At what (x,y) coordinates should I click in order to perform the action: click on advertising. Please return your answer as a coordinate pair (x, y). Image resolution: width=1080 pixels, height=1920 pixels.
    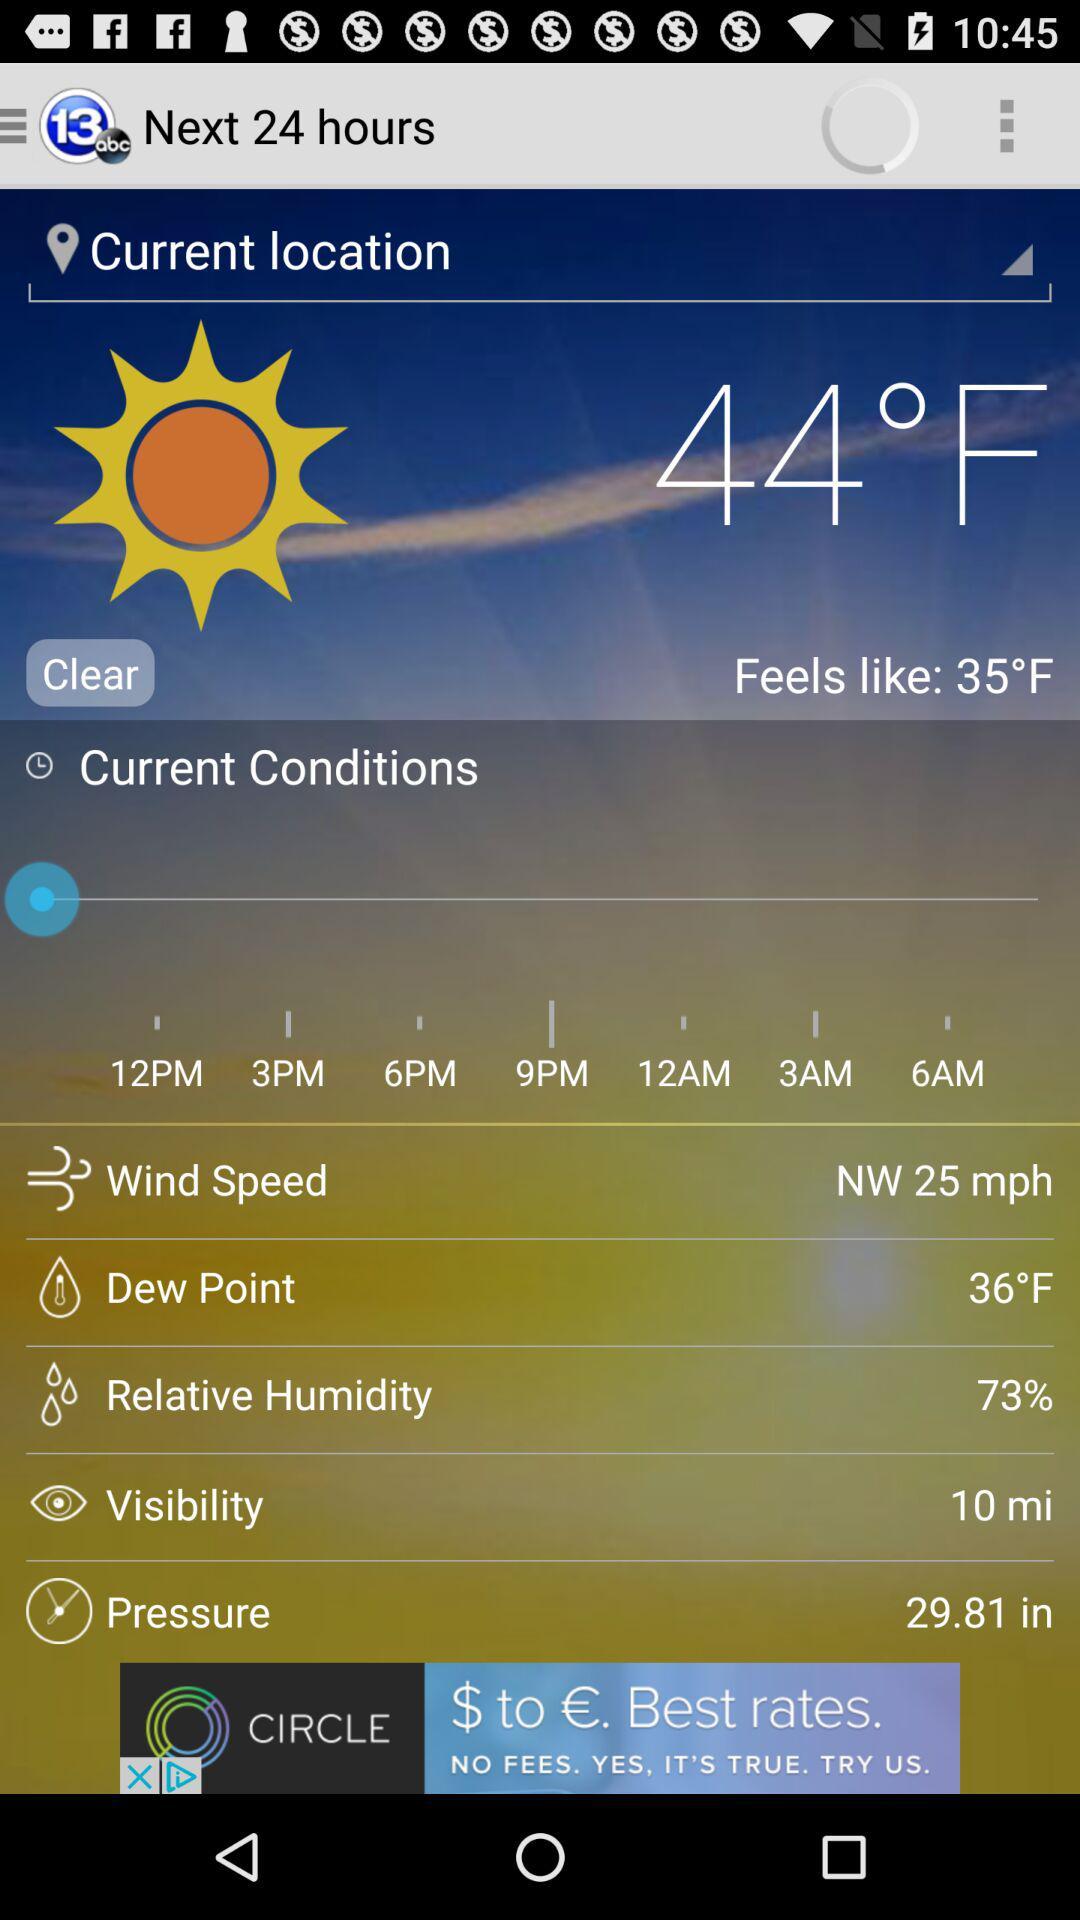
    Looking at the image, I should click on (540, 1727).